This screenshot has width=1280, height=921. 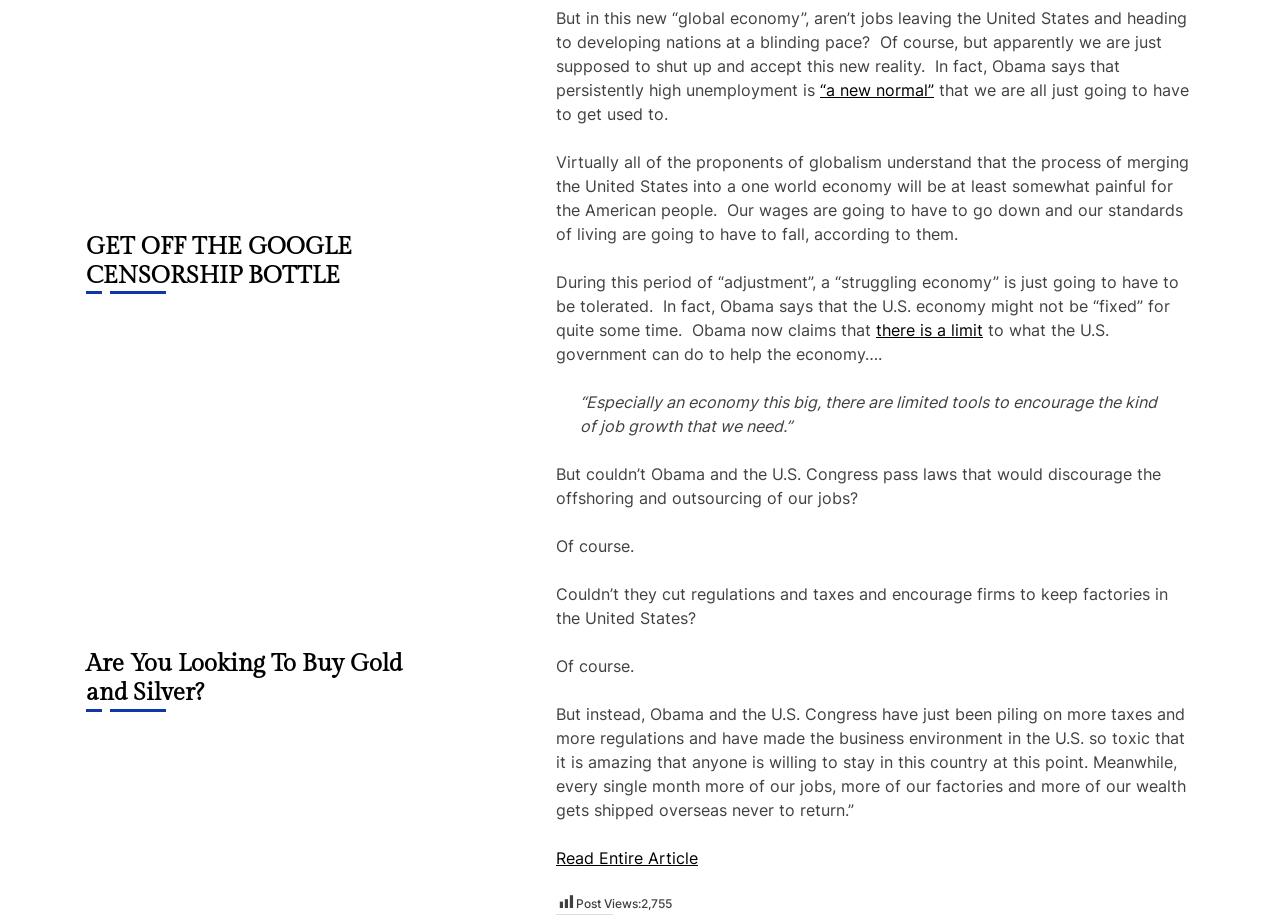 What do you see at coordinates (832, 341) in the screenshot?
I see `'to what the U.S. government can do to help the economy….'` at bounding box center [832, 341].